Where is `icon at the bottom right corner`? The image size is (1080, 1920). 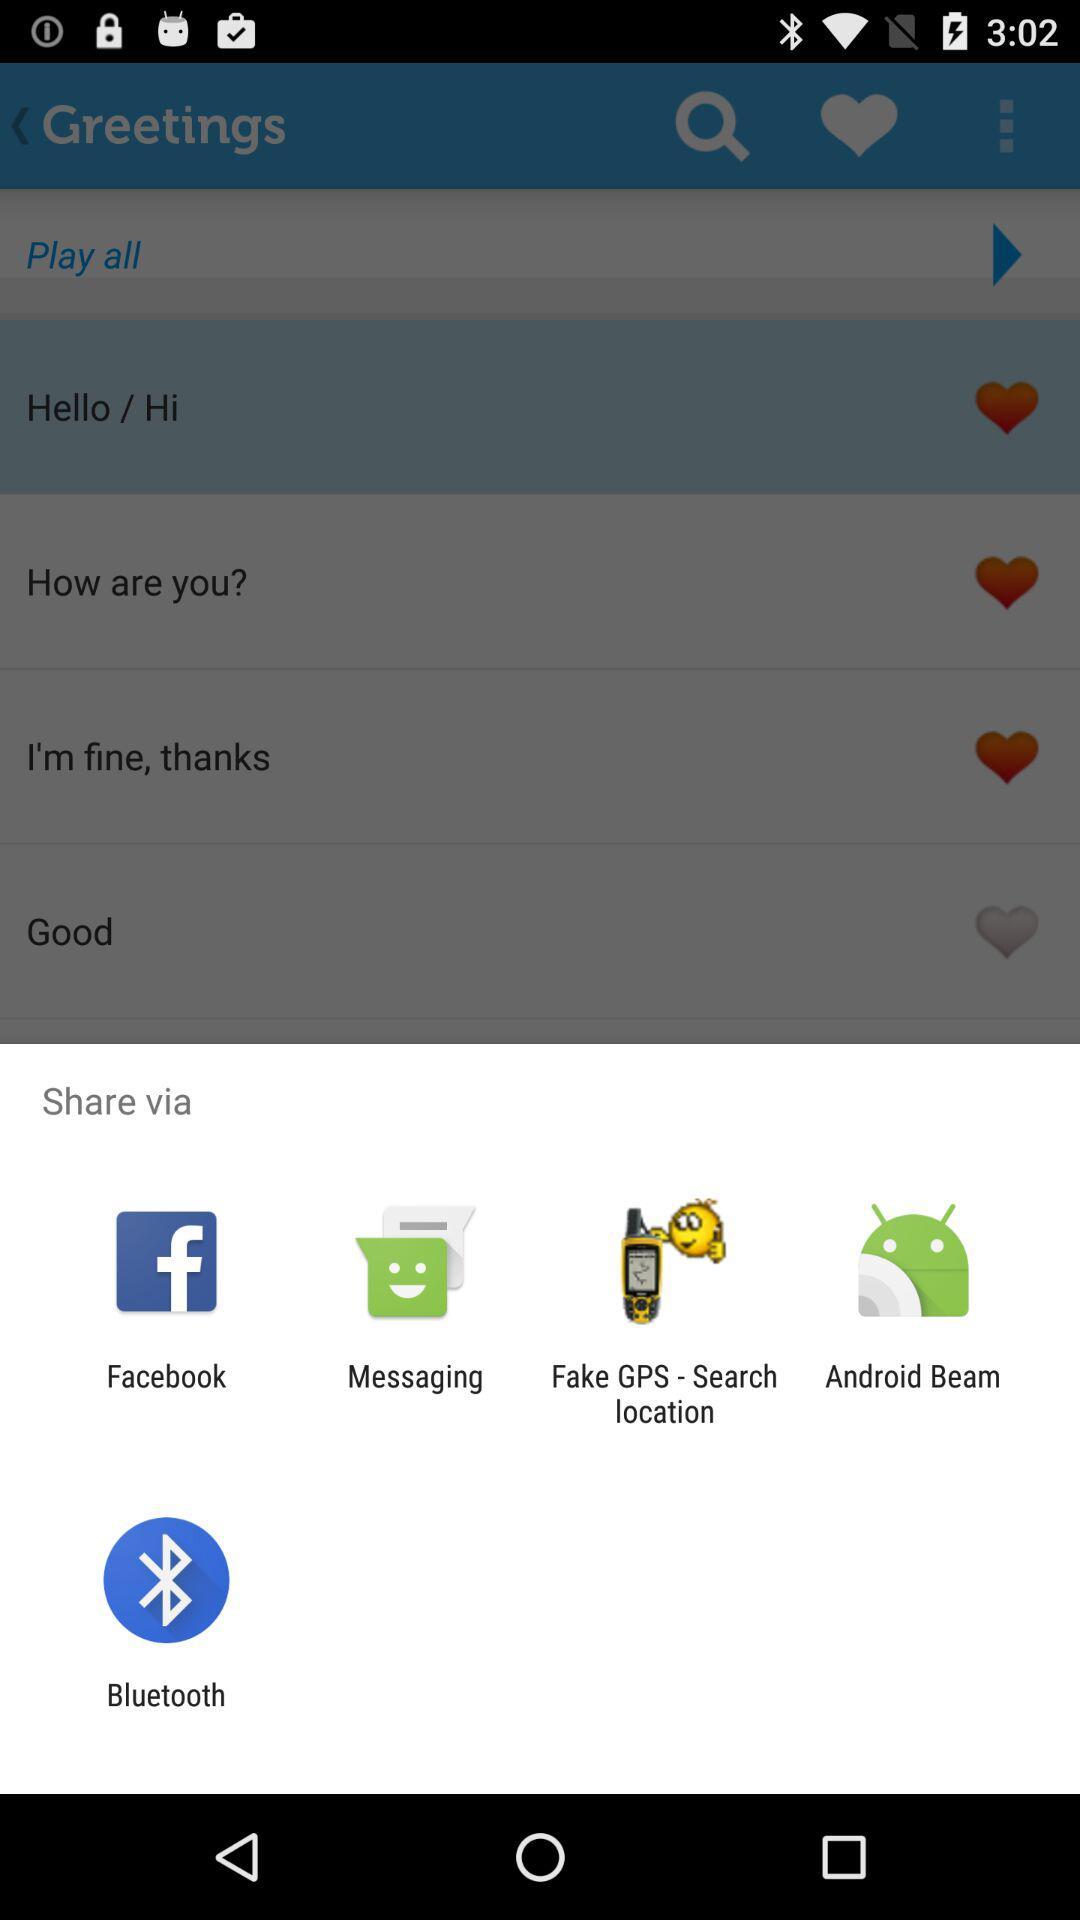
icon at the bottom right corner is located at coordinates (913, 1392).